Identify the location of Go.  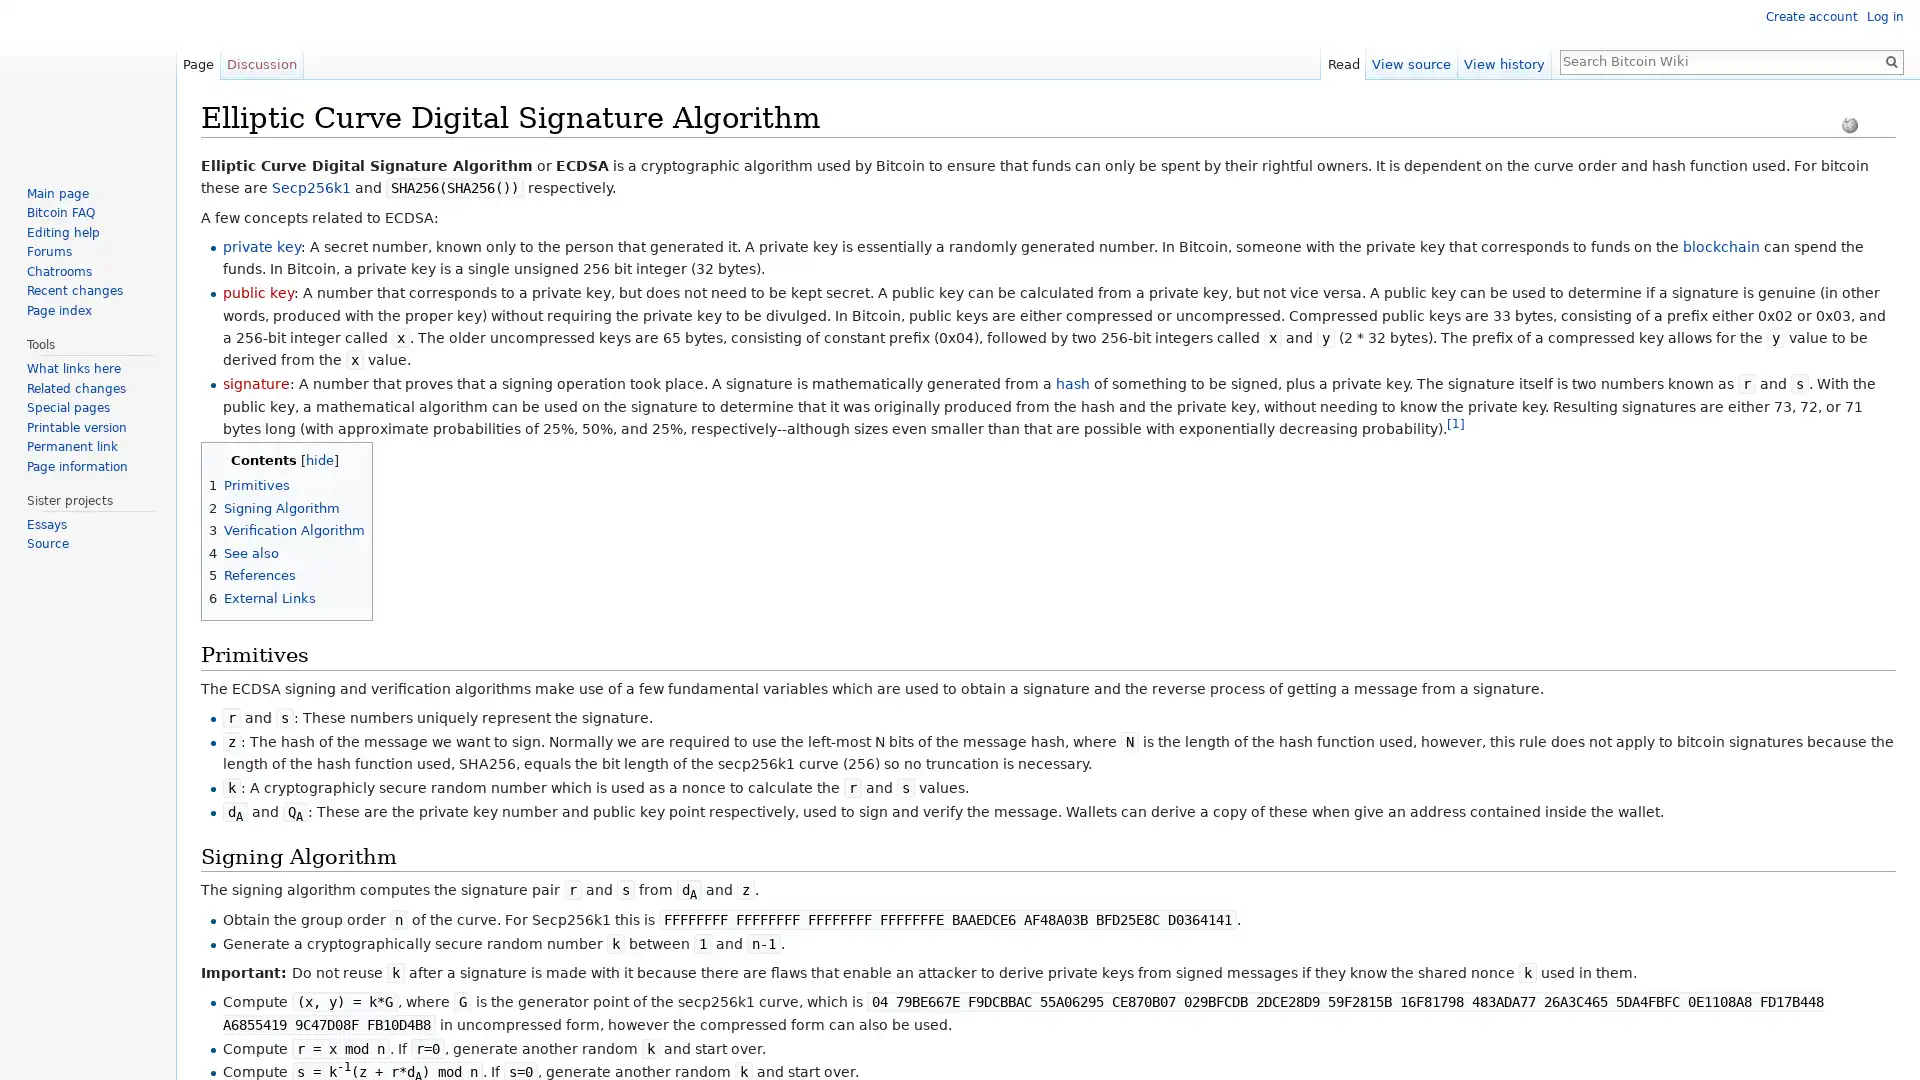
(1890, 60).